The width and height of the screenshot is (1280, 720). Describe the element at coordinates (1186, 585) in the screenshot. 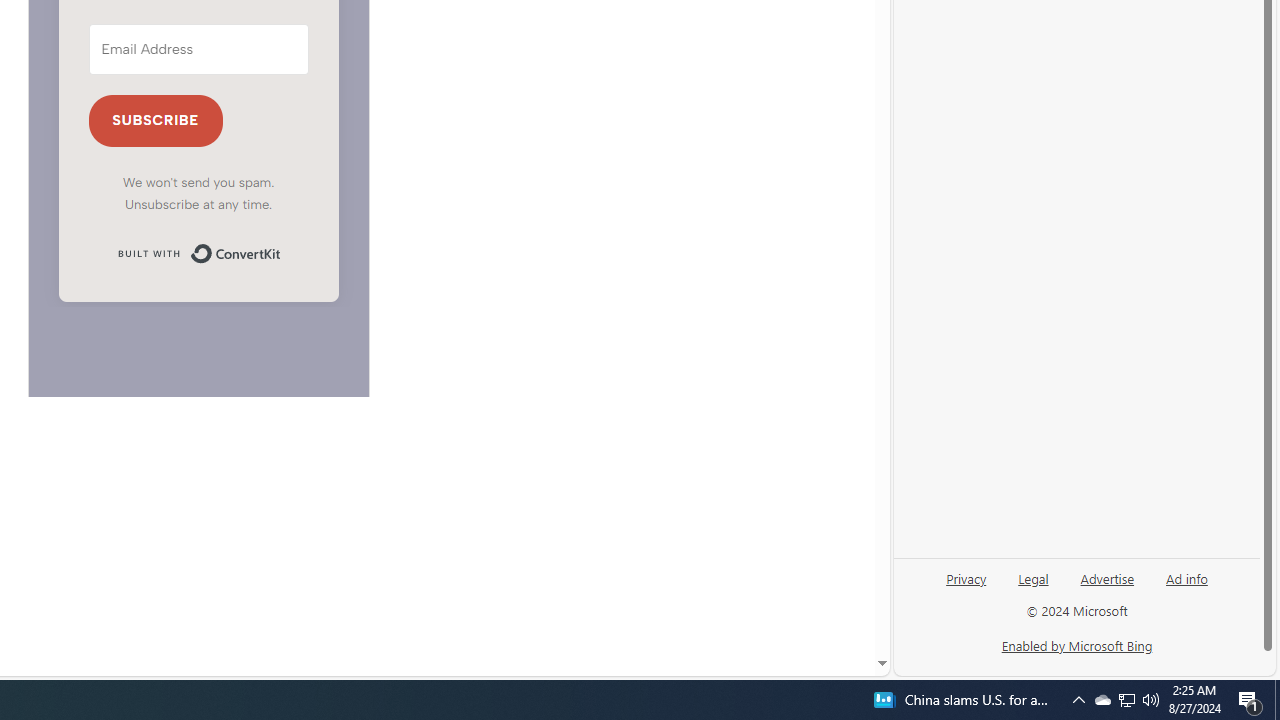

I see `'Ad info'` at that location.